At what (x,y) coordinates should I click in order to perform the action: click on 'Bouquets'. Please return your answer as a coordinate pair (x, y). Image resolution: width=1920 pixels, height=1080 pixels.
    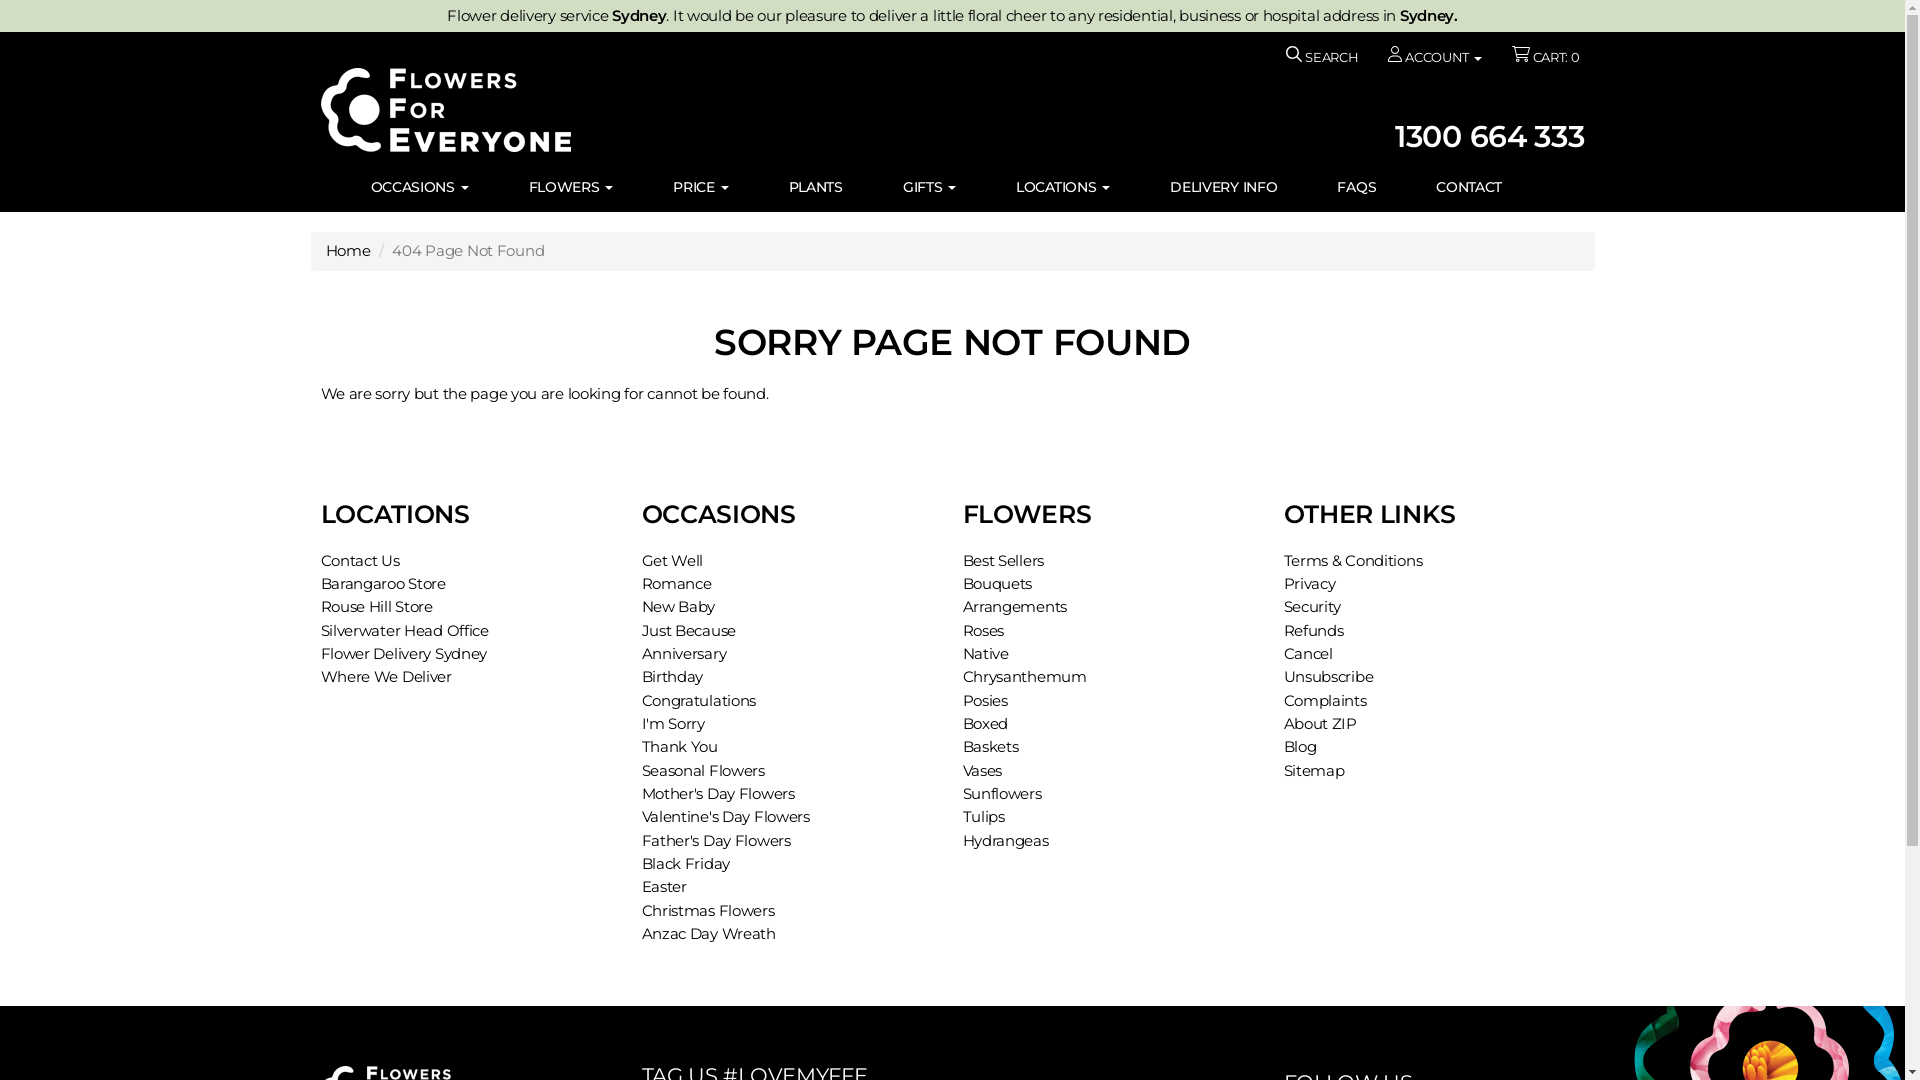
    Looking at the image, I should click on (997, 583).